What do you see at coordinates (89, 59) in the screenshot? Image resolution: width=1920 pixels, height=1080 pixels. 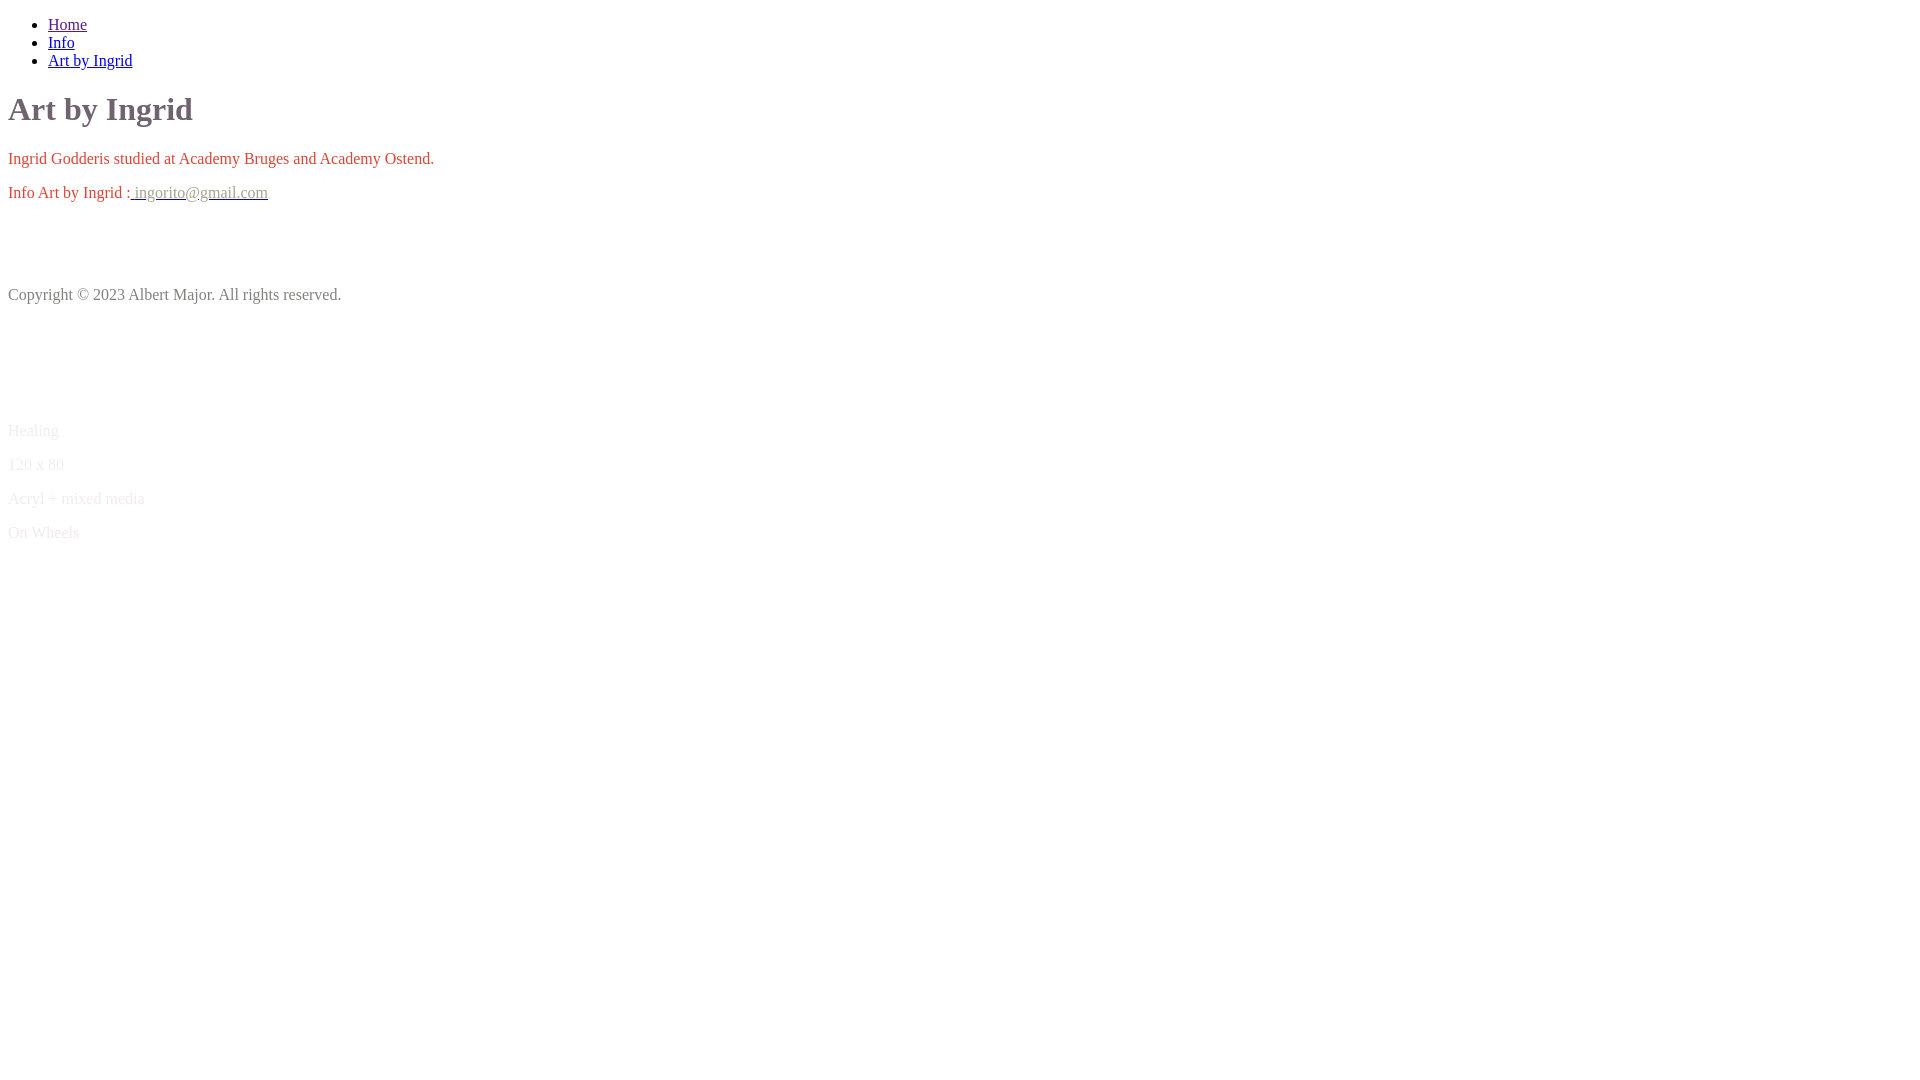 I see `'Art by Ingrid'` at bounding box center [89, 59].